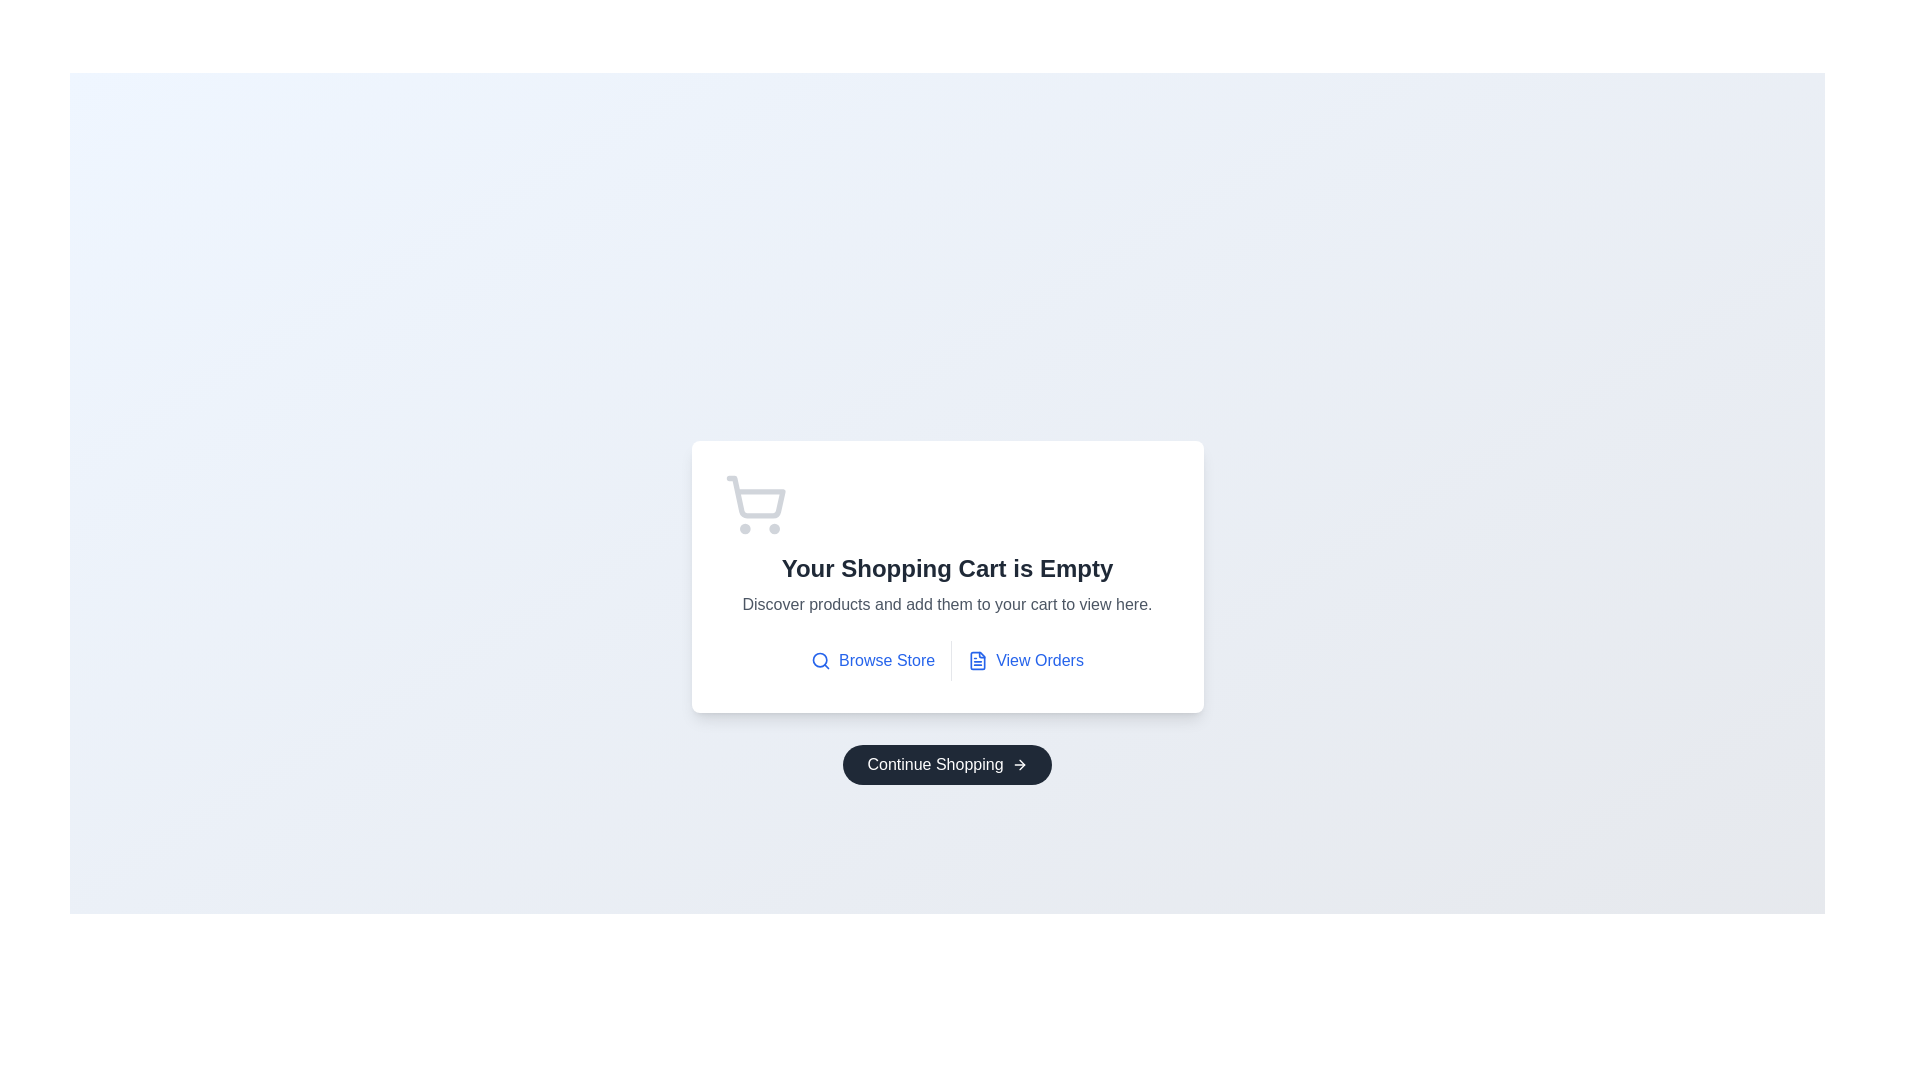 This screenshot has width=1920, height=1080. What do you see at coordinates (946, 569) in the screenshot?
I see `the informational message text that notifies the user their shopping cart is empty, which is centrally positioned in the card below the shopping cart icon` at bounding box center [946, 569].